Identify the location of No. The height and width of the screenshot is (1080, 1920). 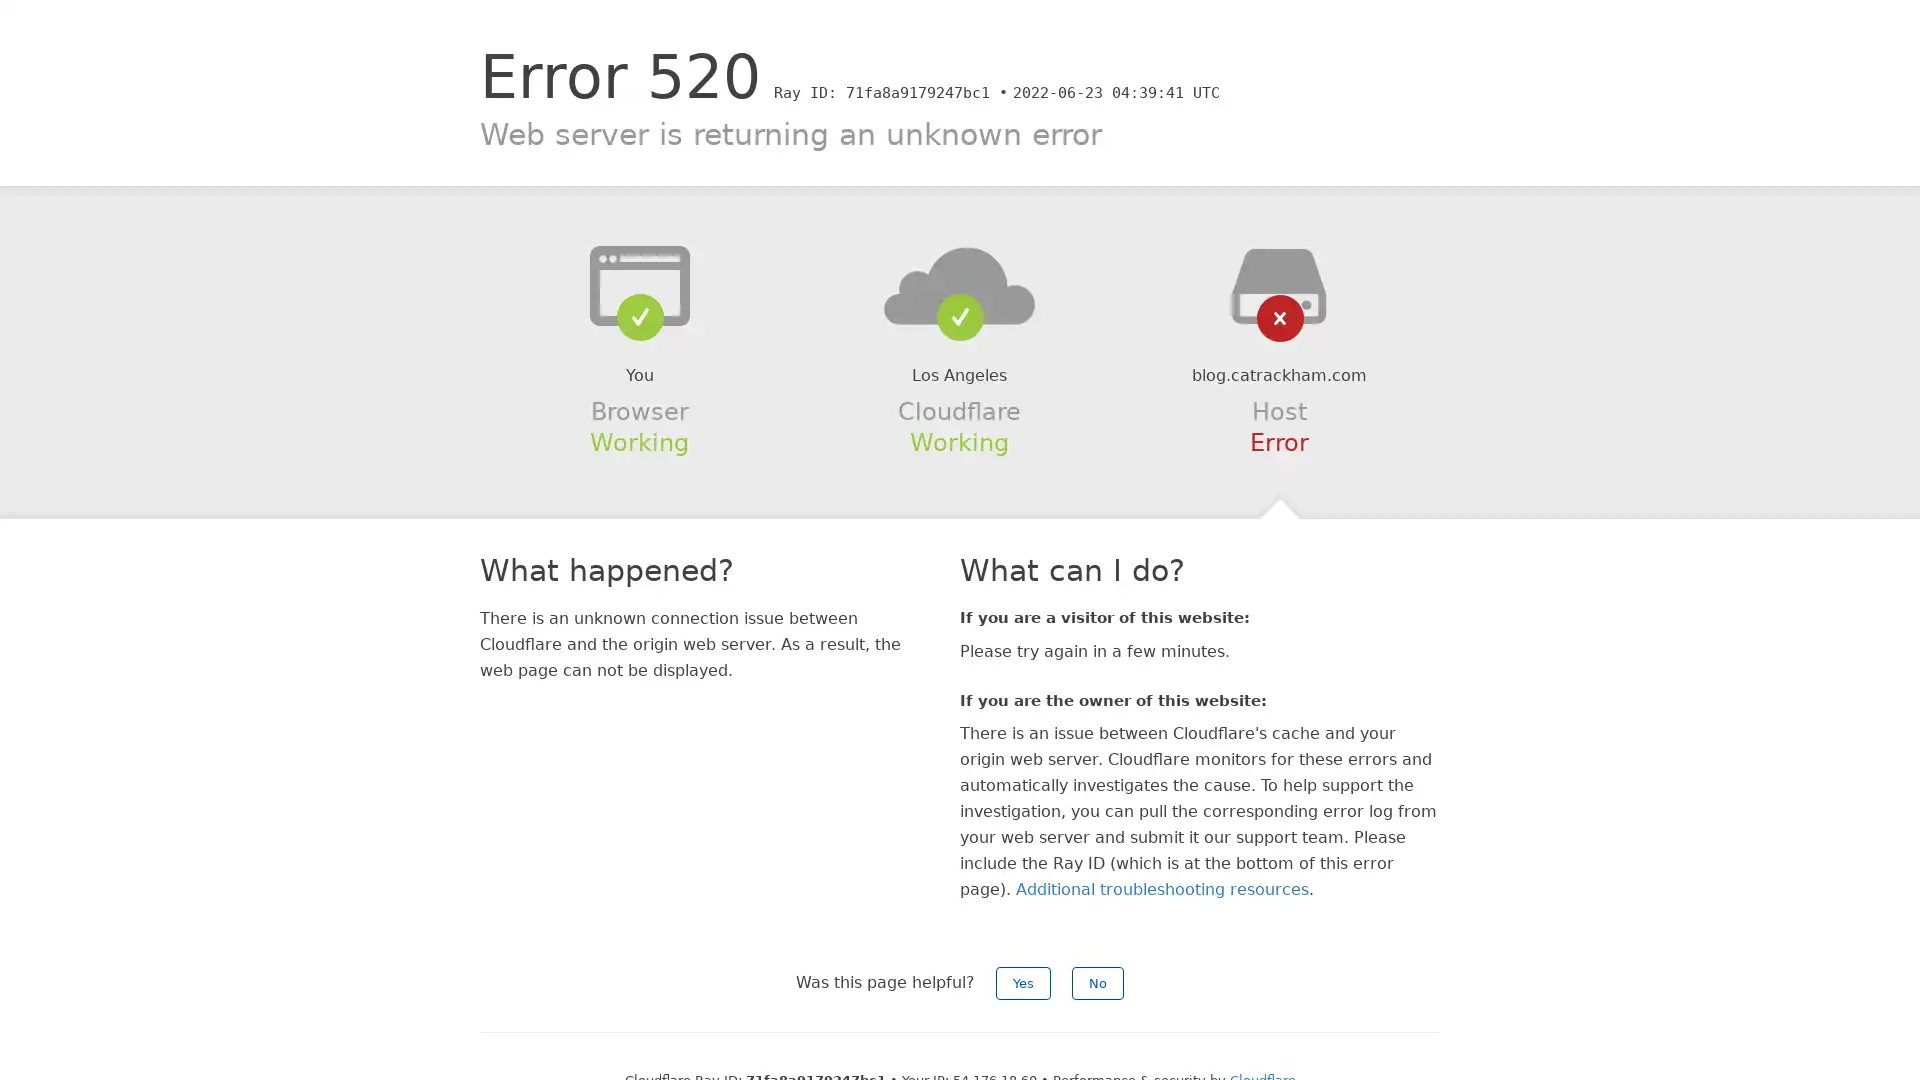
(1097, 982).